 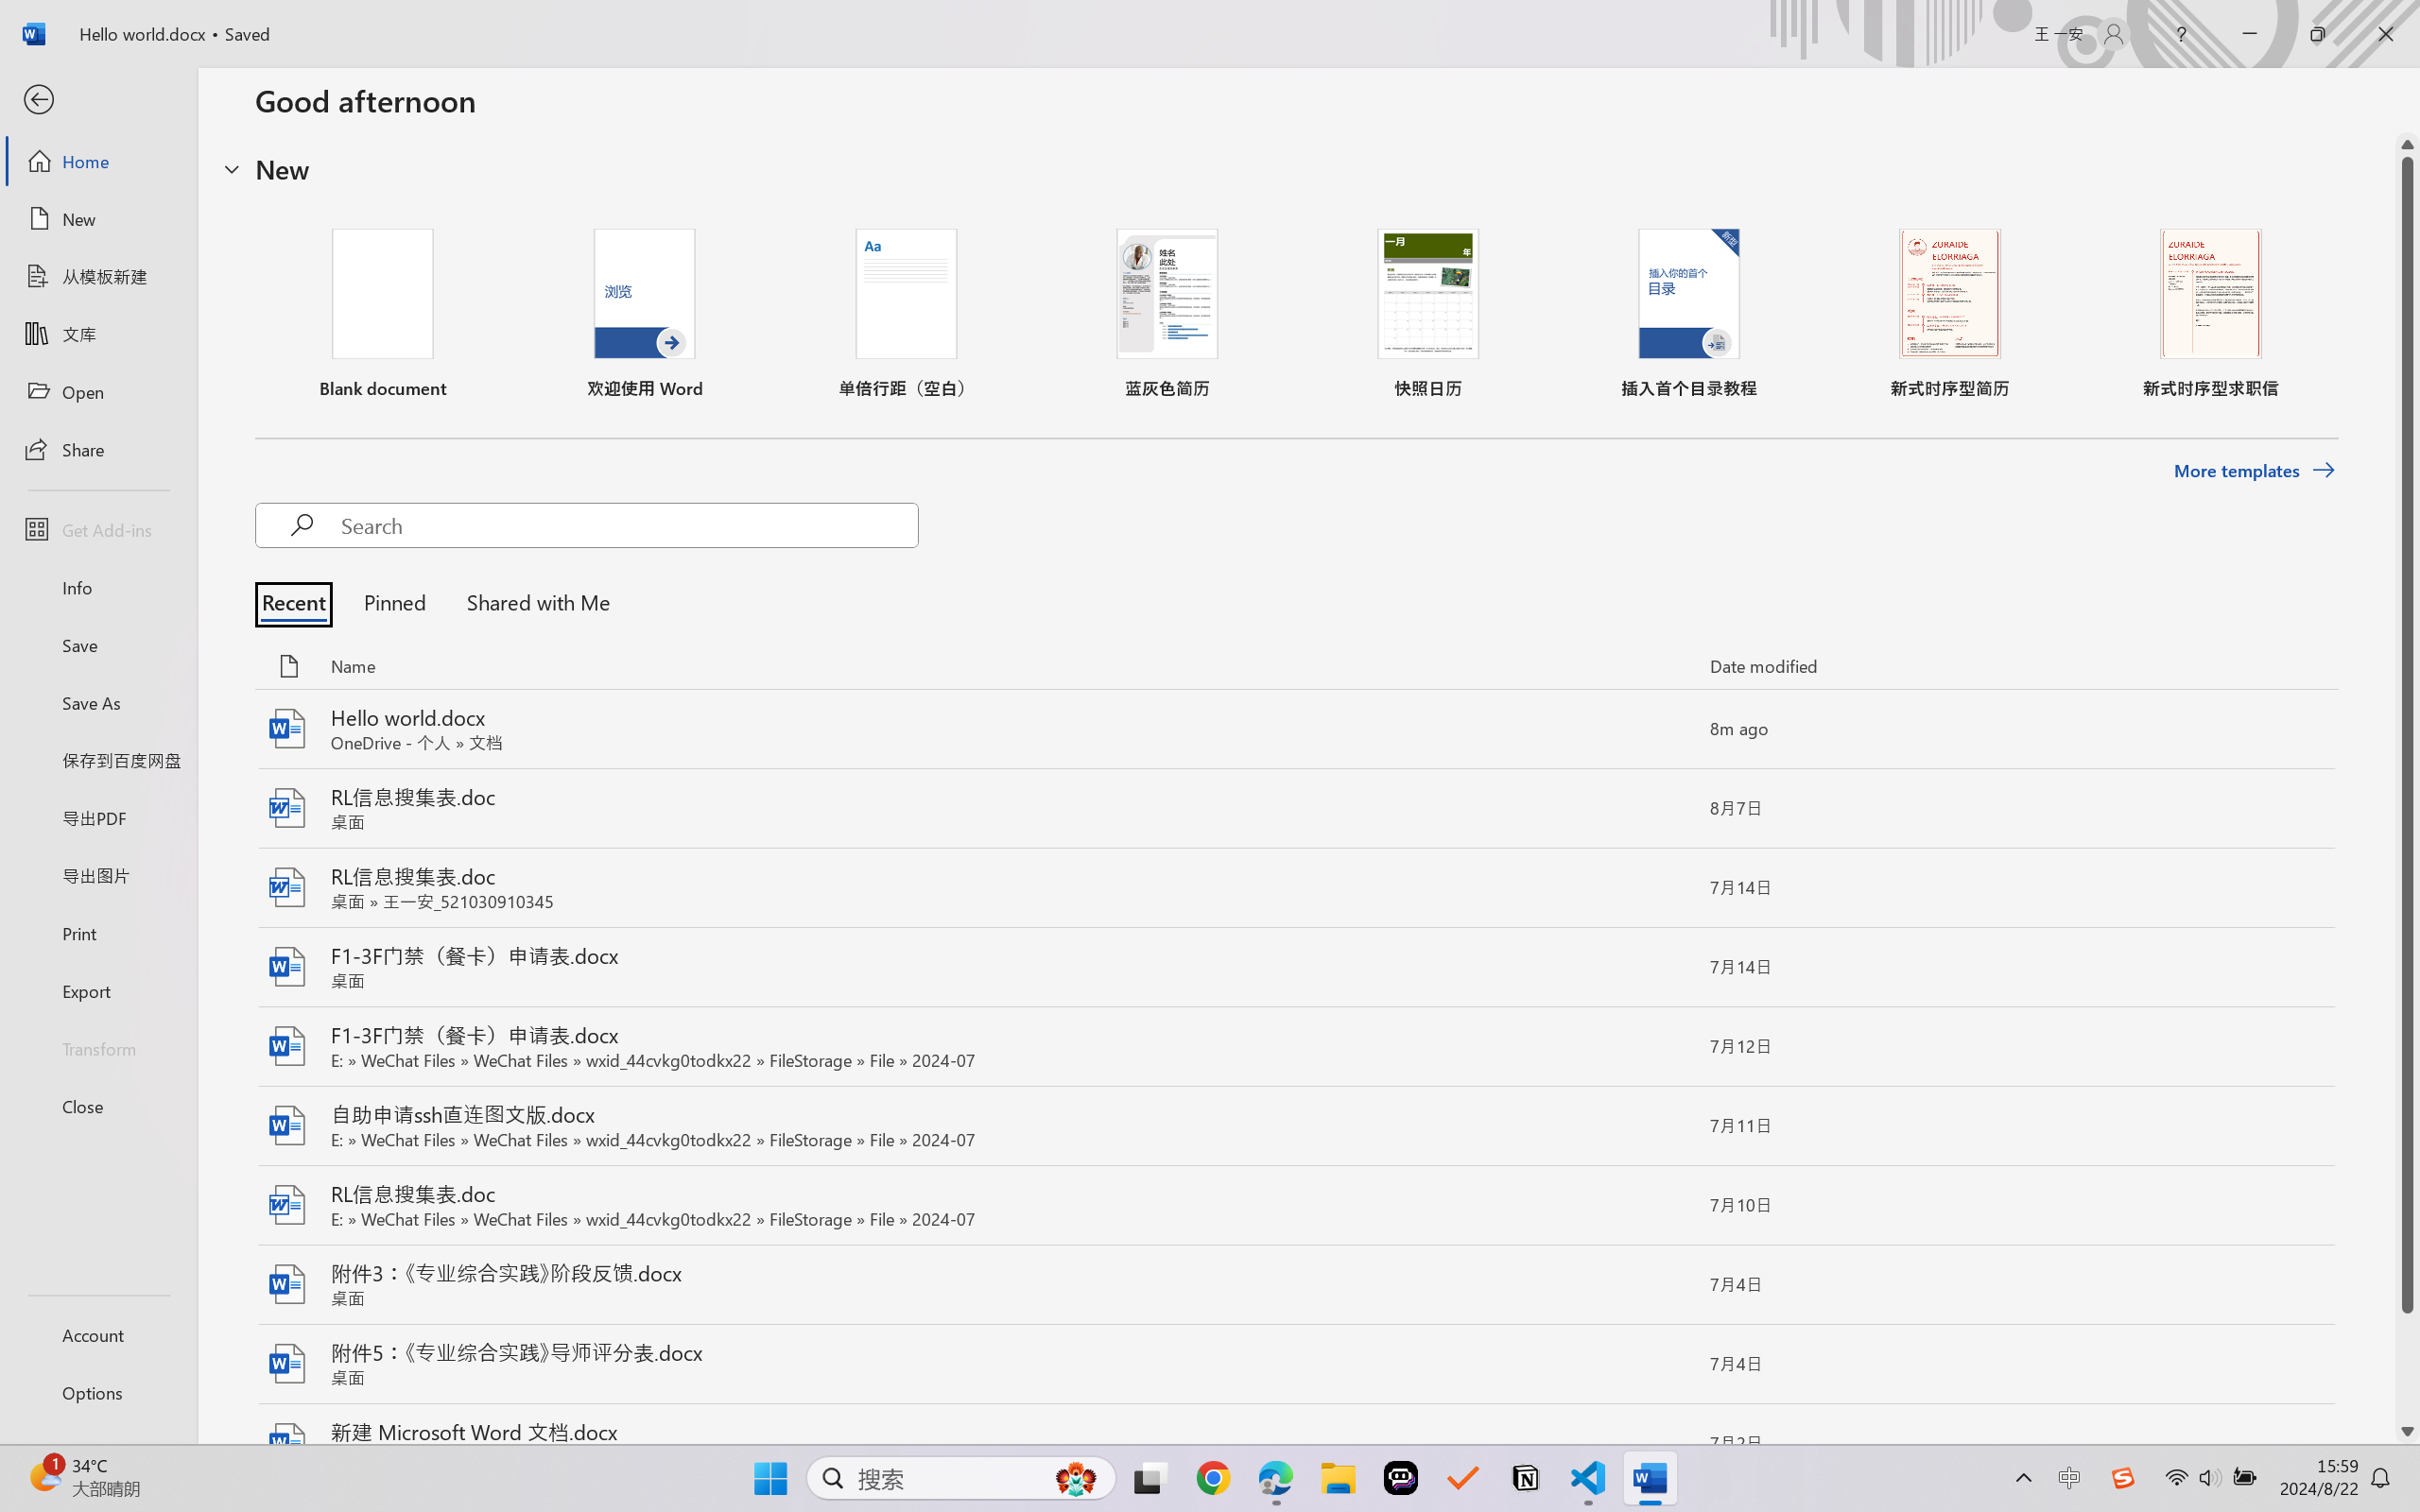 I want to click on 'Open', so click(x=97, y=391).